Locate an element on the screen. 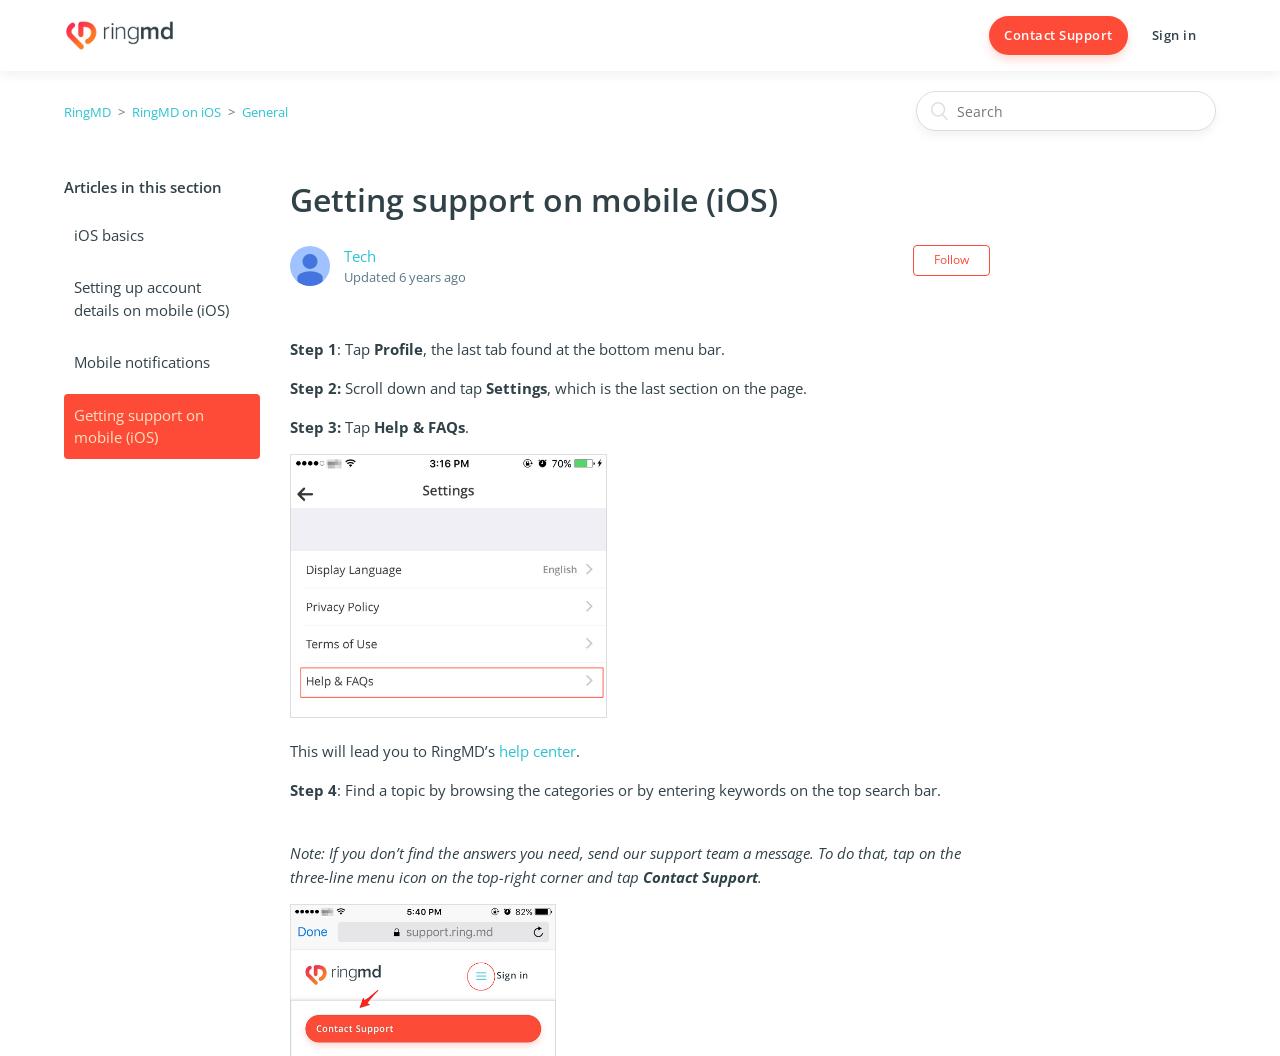 This screenshot has height=1056, width=1280. ': Find a topic by browsing the categories or by entering keywords on the top search bar.' is located at coordinates (642, 788).